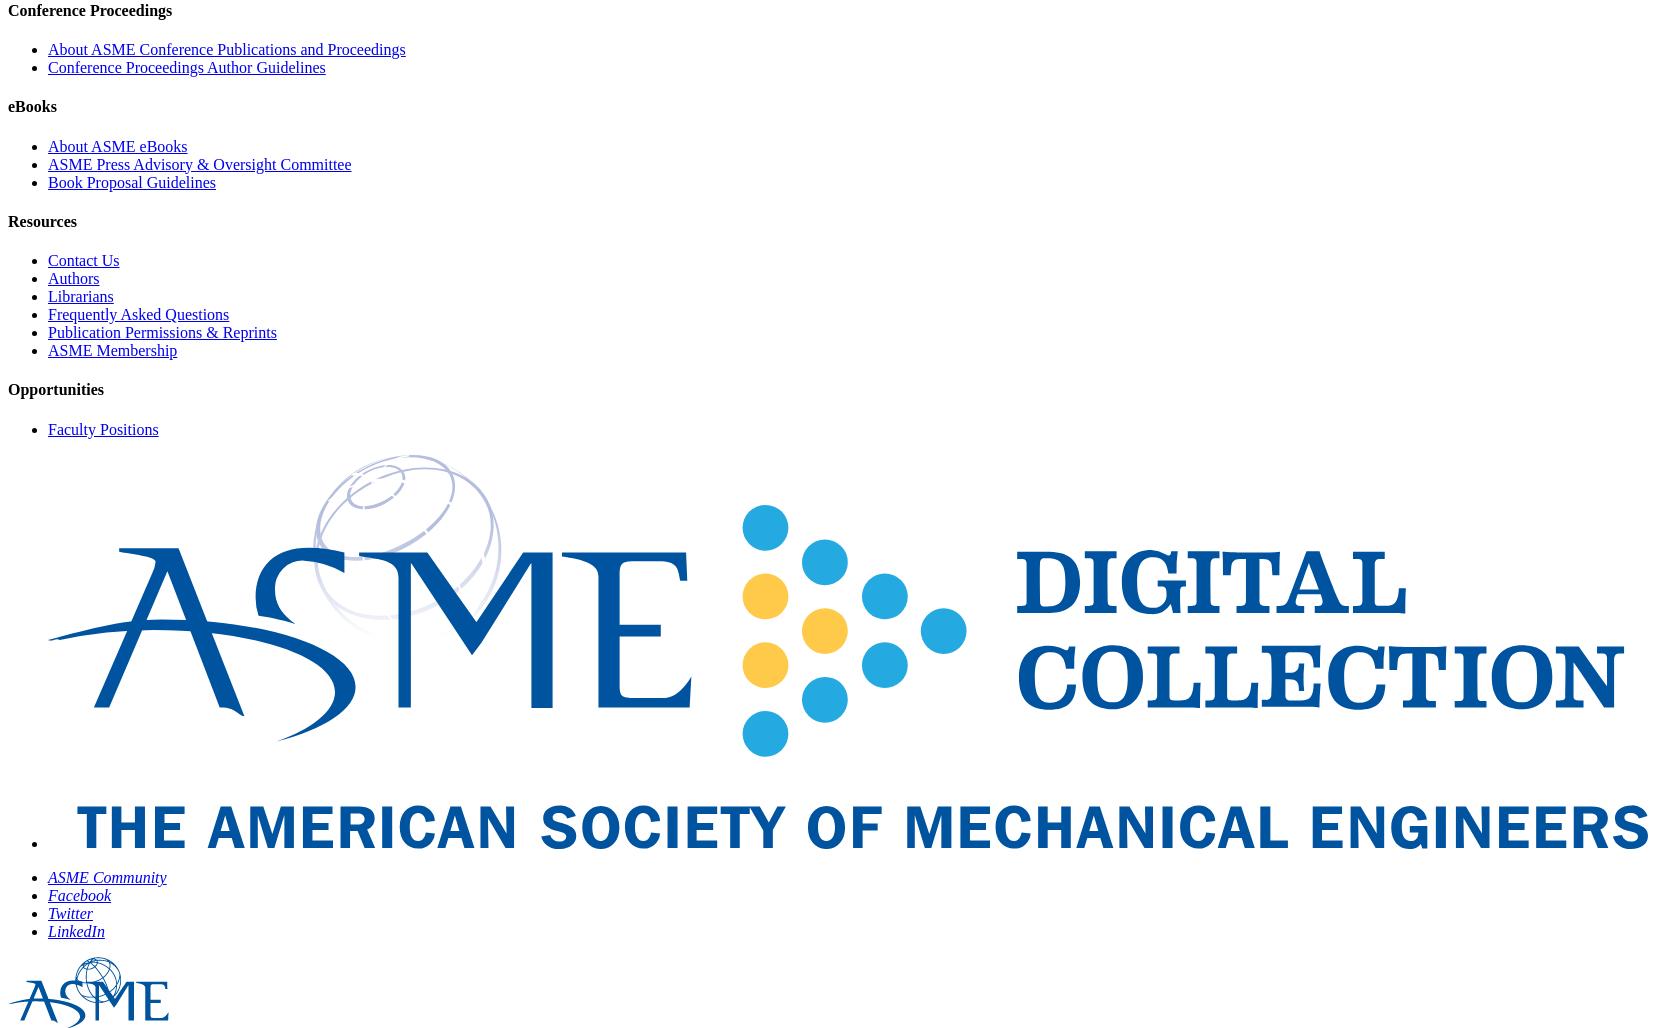 This screenshot has width=1656, height=1028. Describe the element at coordinates (47, 163) in the screenshot. I see `'ASME Press Advisory & Oversight Committee'` at that location.